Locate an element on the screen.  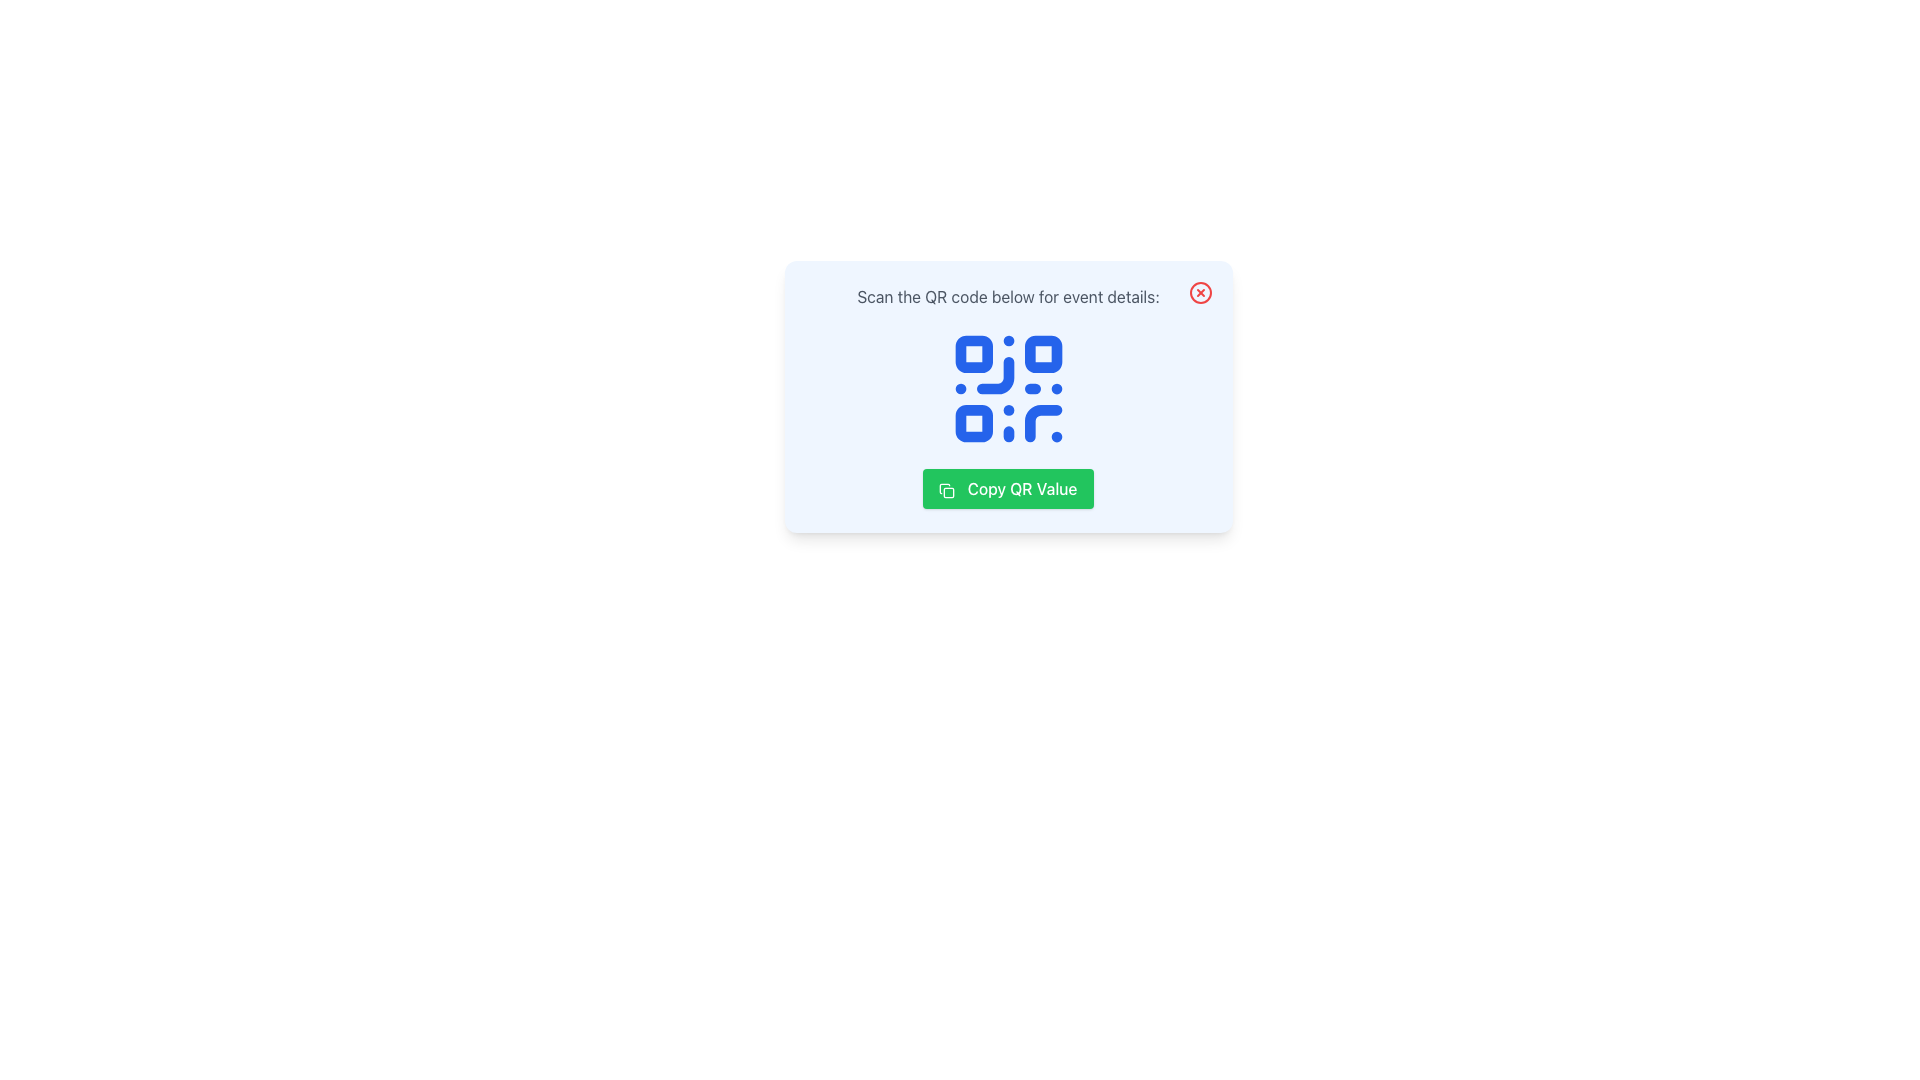
the close button located at the top-right corner of the blue card containing QR-related content is located at coordinates (1200, 293).